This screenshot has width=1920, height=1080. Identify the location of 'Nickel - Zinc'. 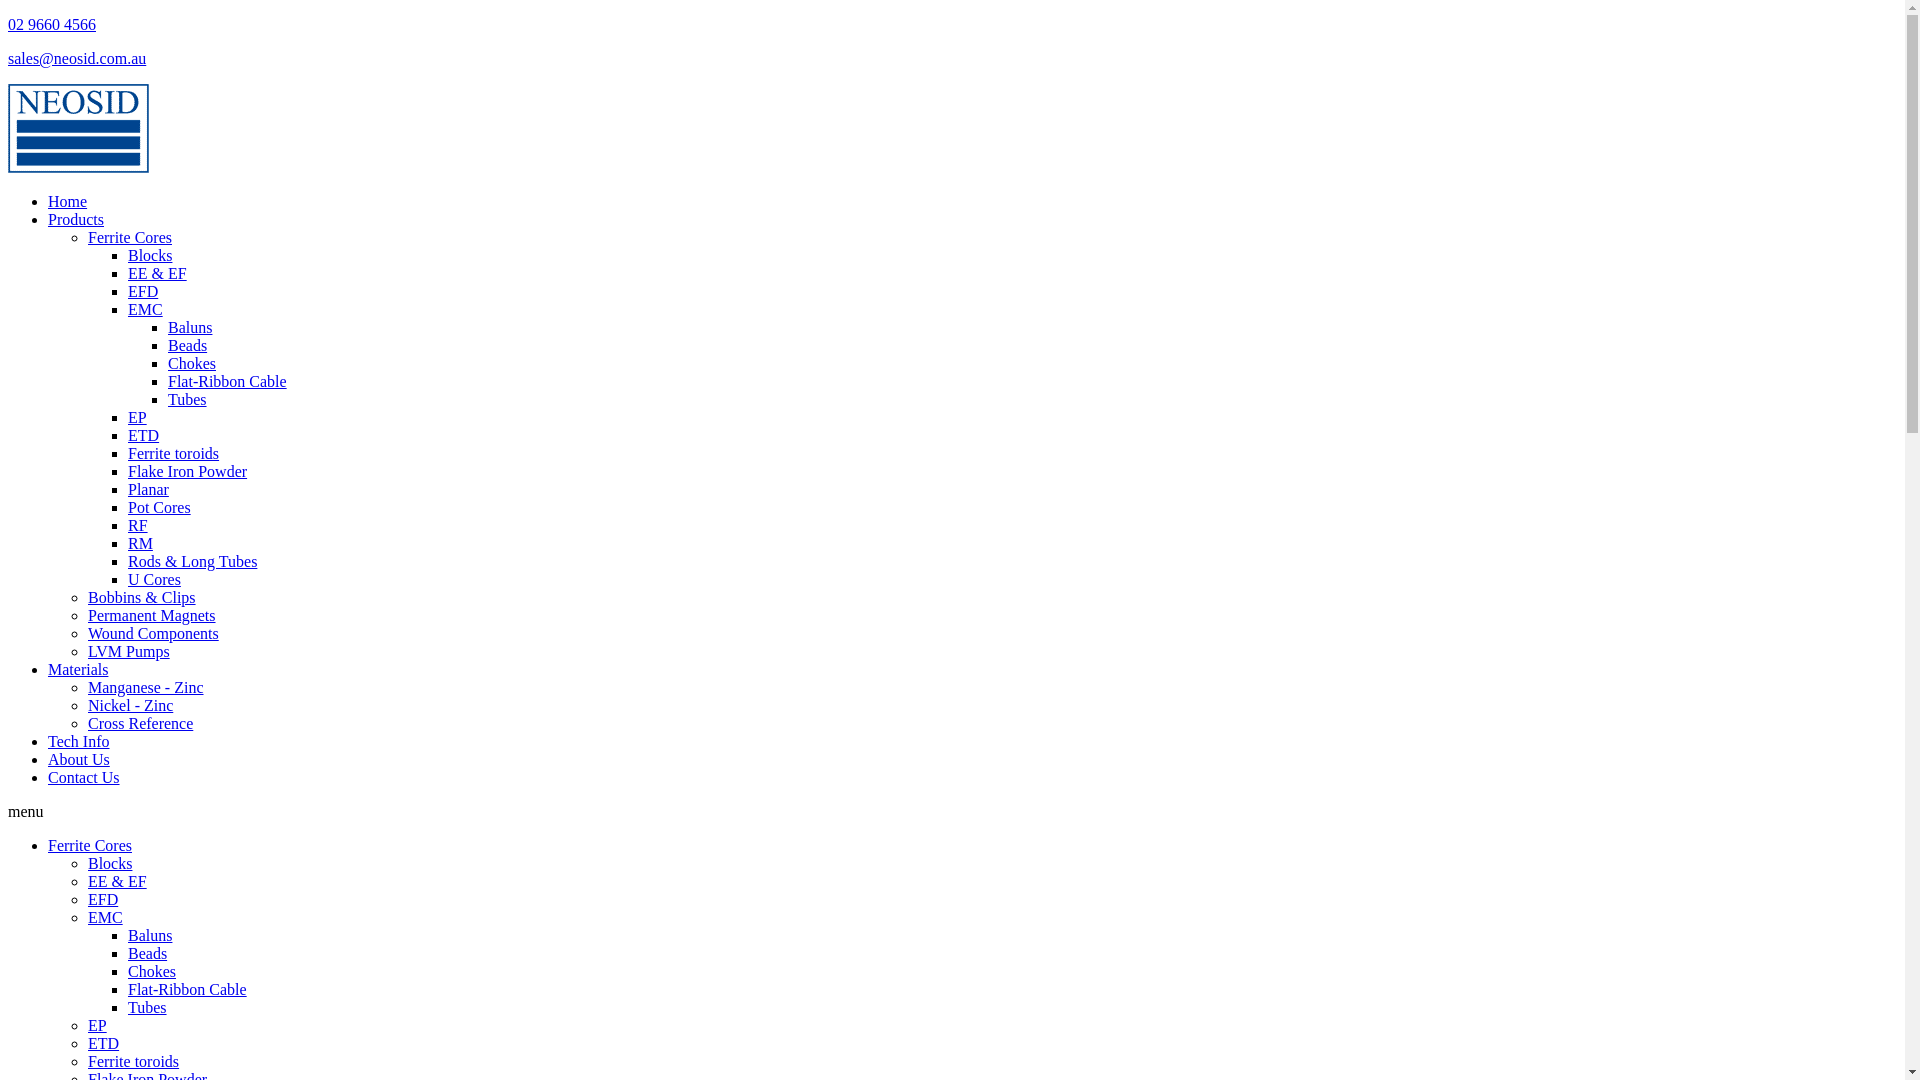
(129, 704).